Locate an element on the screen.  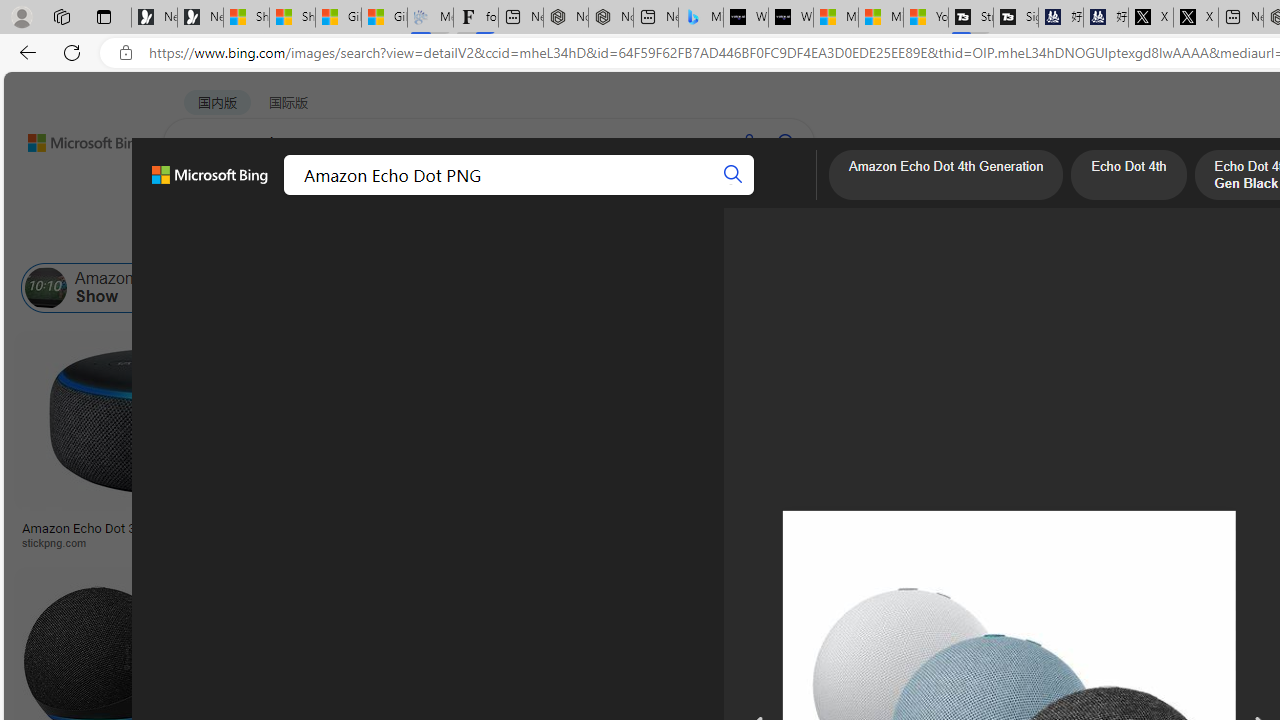
'Amazon Echo Show' is located at coordinates (46, 288).